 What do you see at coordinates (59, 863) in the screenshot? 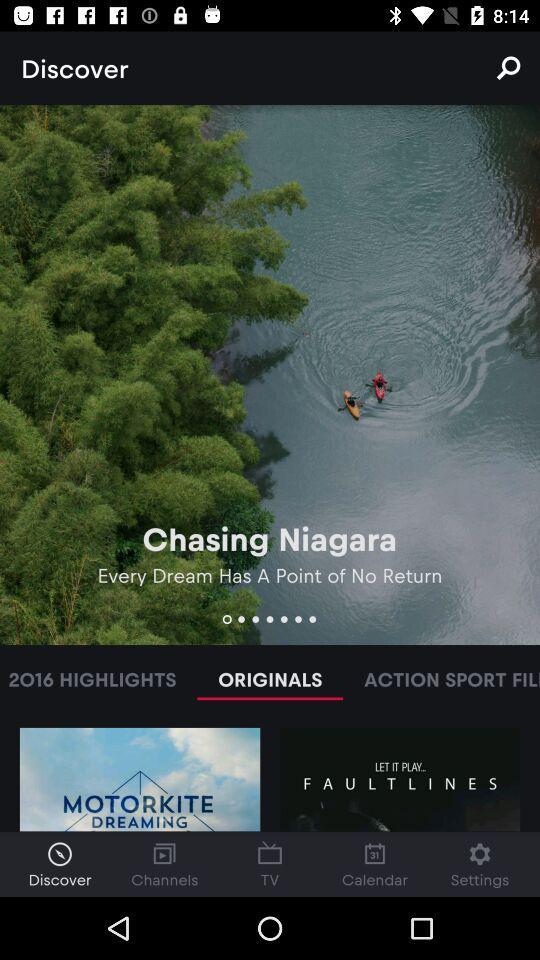
I see `the time icon` at bounding box center [59, 863].